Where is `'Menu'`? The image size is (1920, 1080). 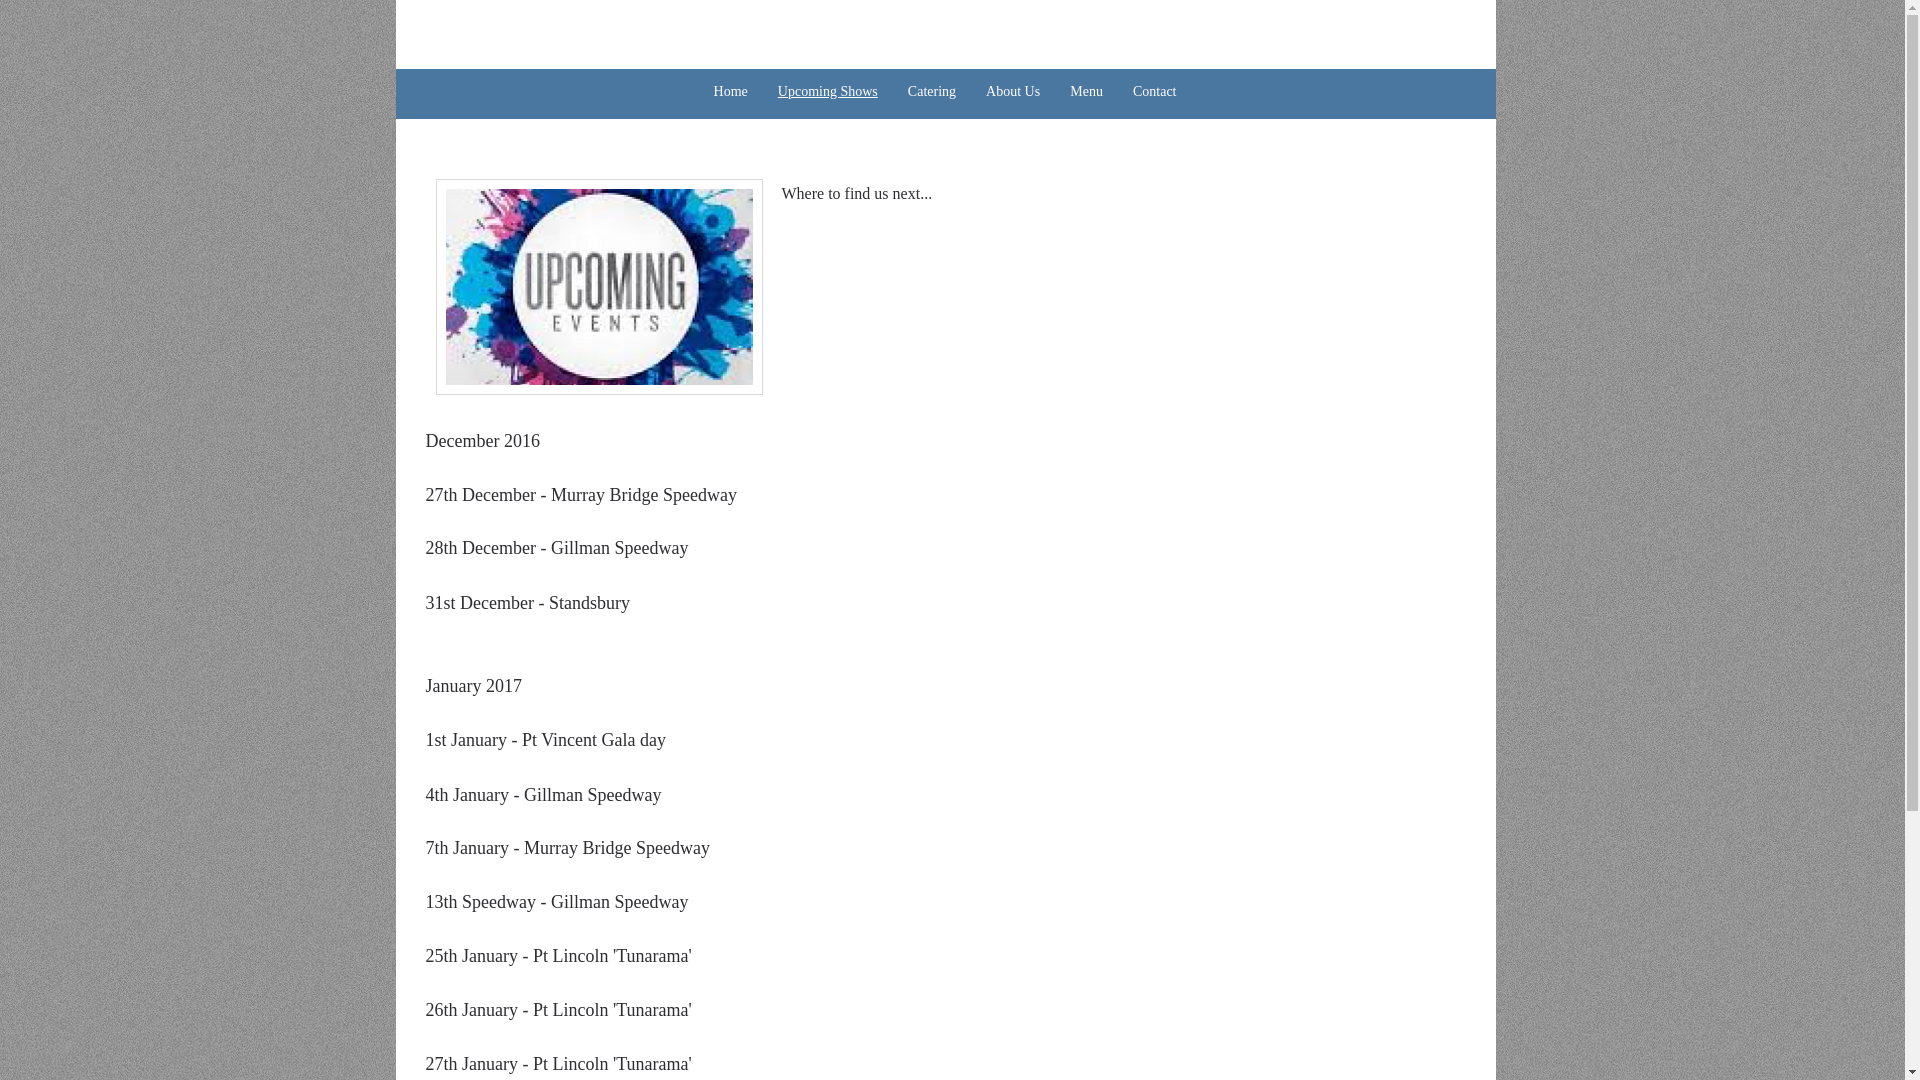
'Menu' is located at coordinates (1054, 92).